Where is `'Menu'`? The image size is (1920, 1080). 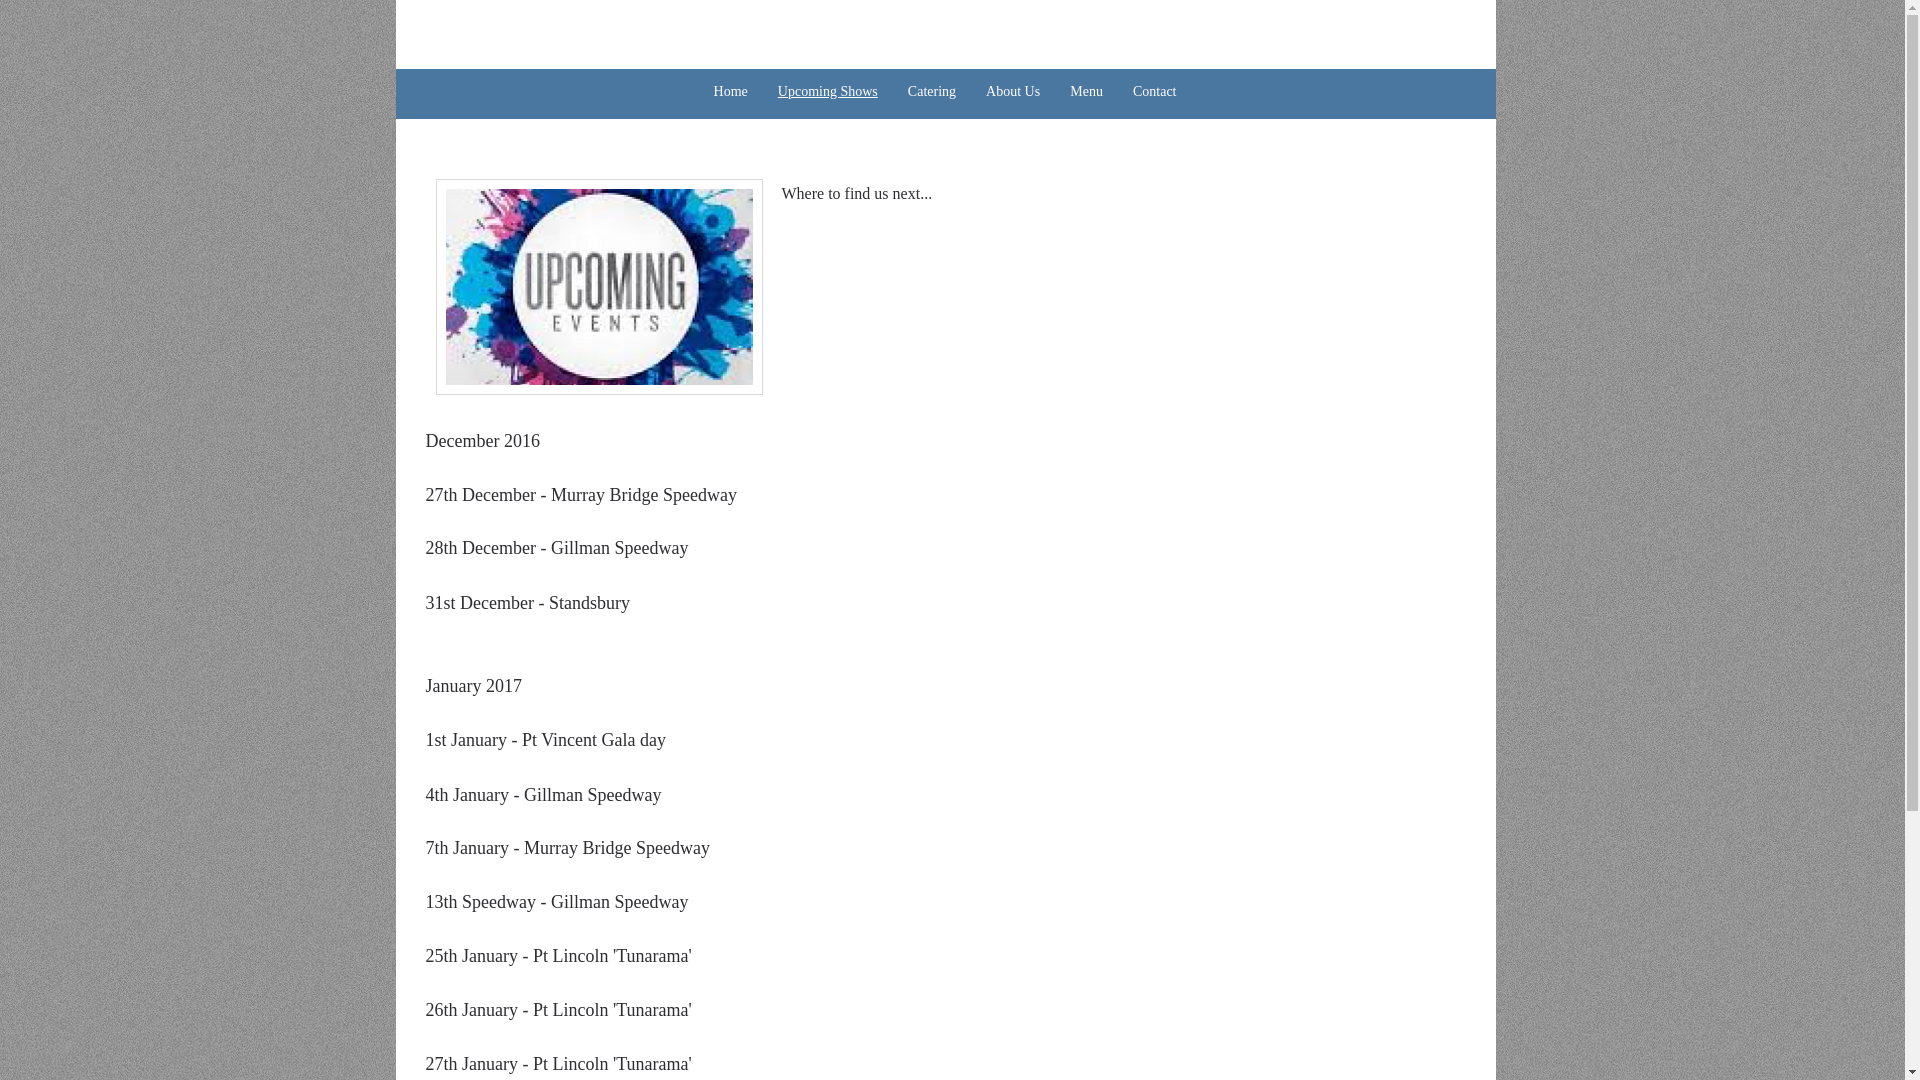
'Menu' is located at coordinates (1054, 92).